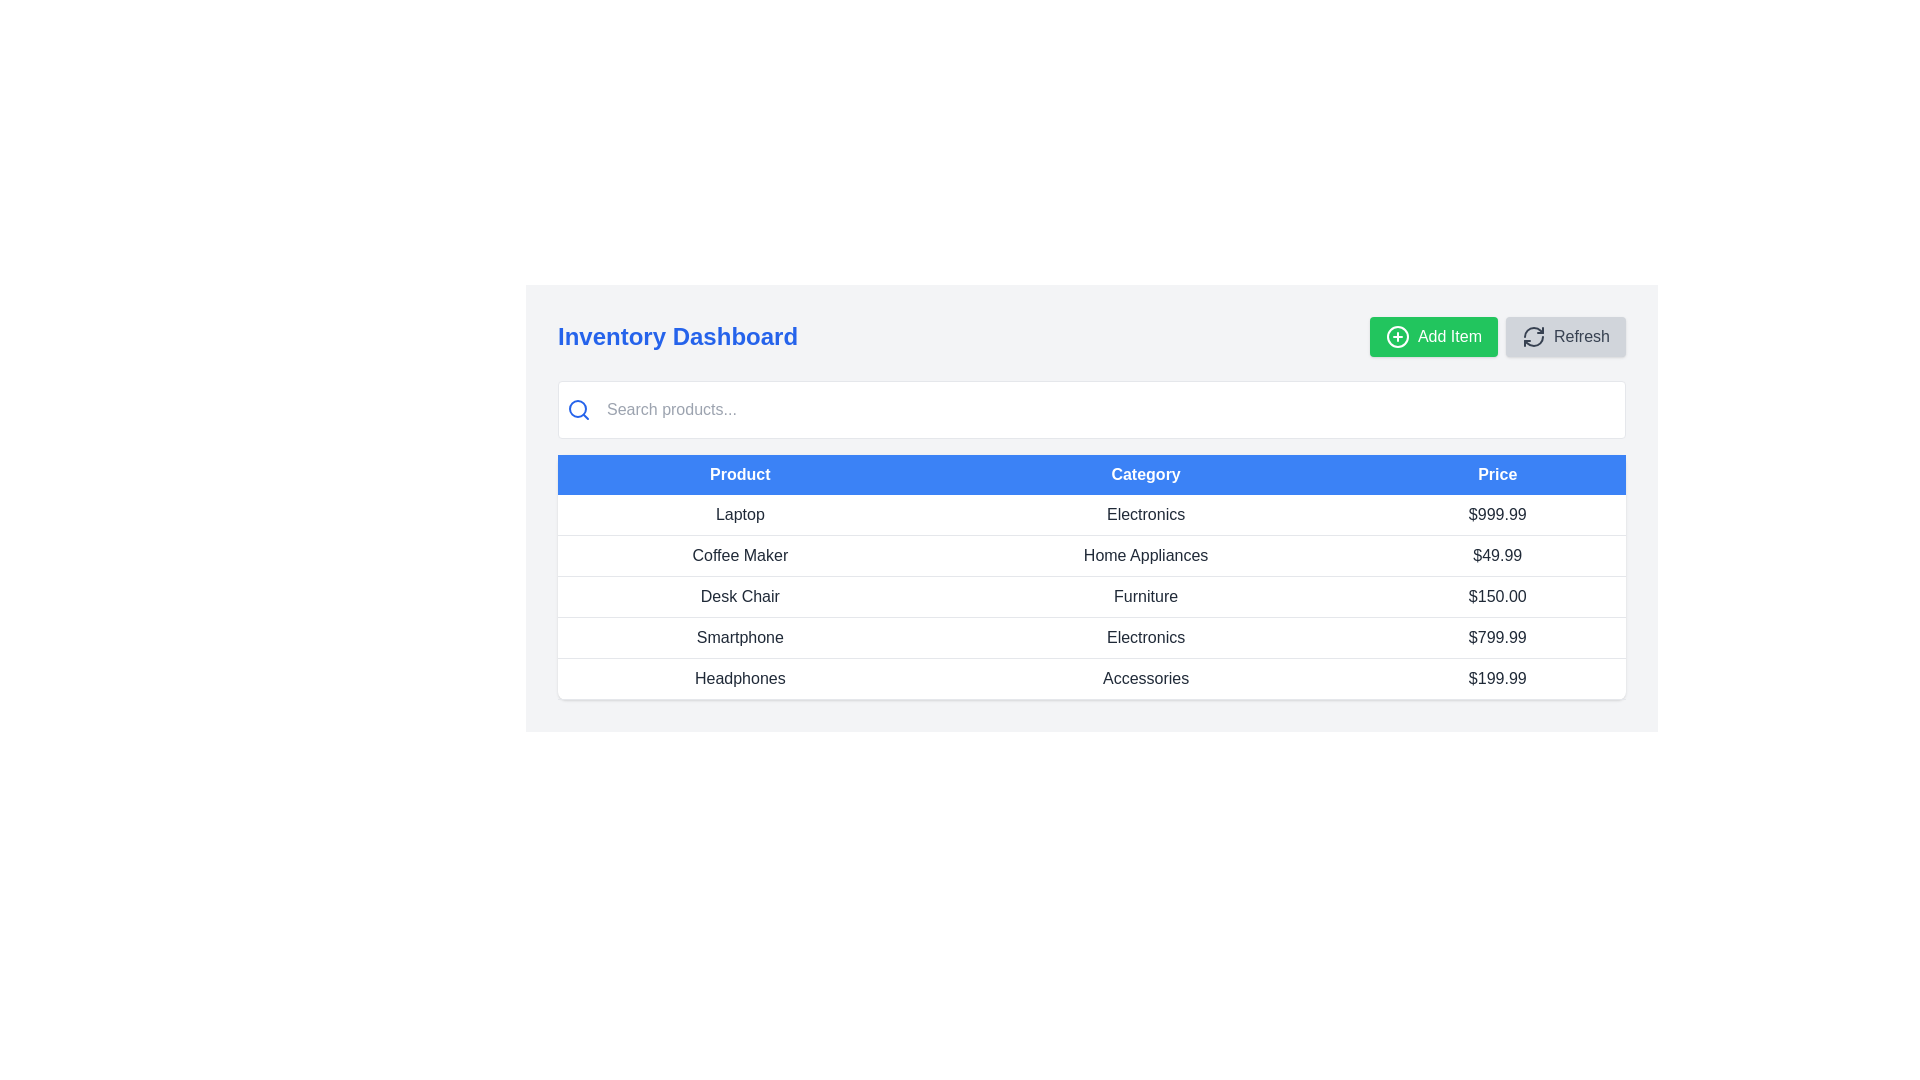 This screenshot has height=1080, width=1920. What do you see at coordinates (1497, 677) in the screenshot?
I see `the static text element displaying the price '$199.99', which is located in the third column of a product entry row in a table, under the 'Price' header` at bounding box center [1497, 677].